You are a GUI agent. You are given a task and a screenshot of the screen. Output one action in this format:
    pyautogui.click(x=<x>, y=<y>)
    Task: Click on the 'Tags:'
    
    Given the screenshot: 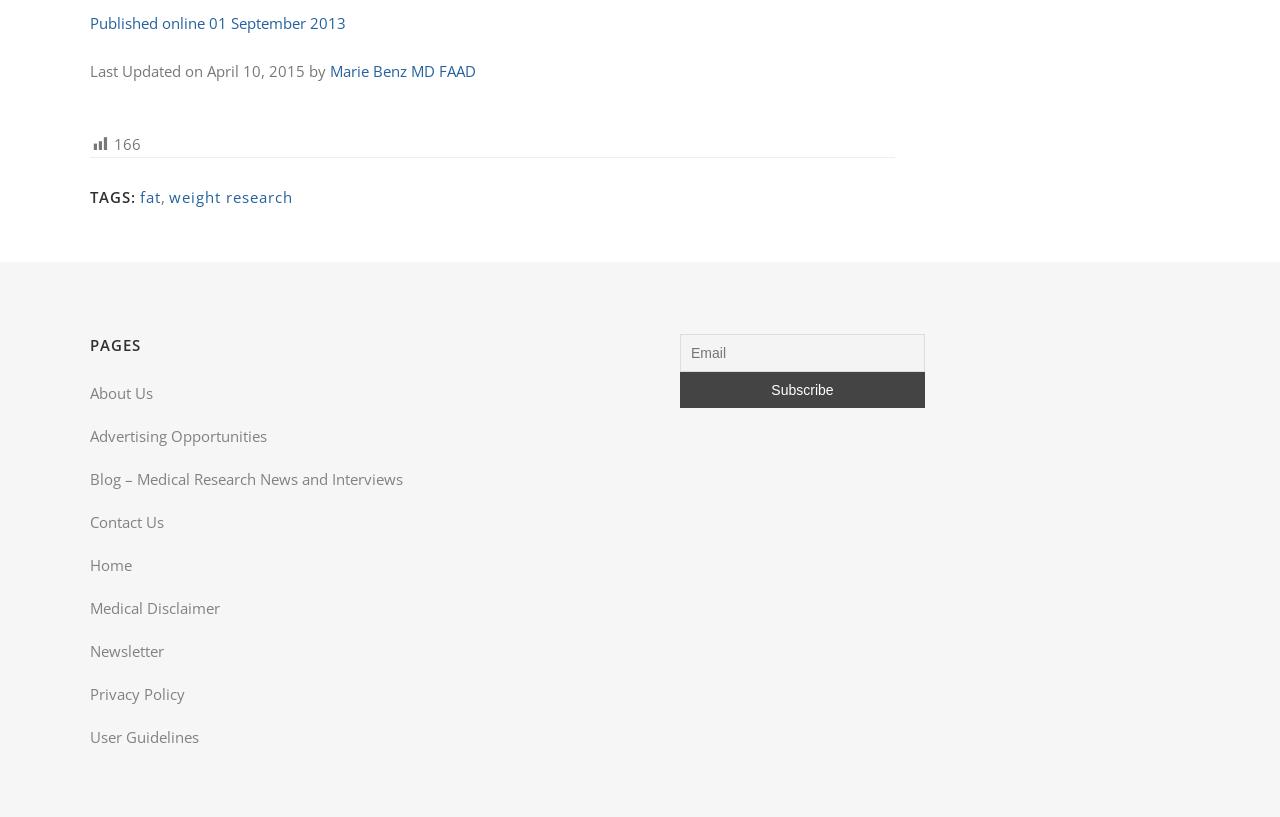 What is the action you would take?
    pyautogui.click(x=112, y=195)
    